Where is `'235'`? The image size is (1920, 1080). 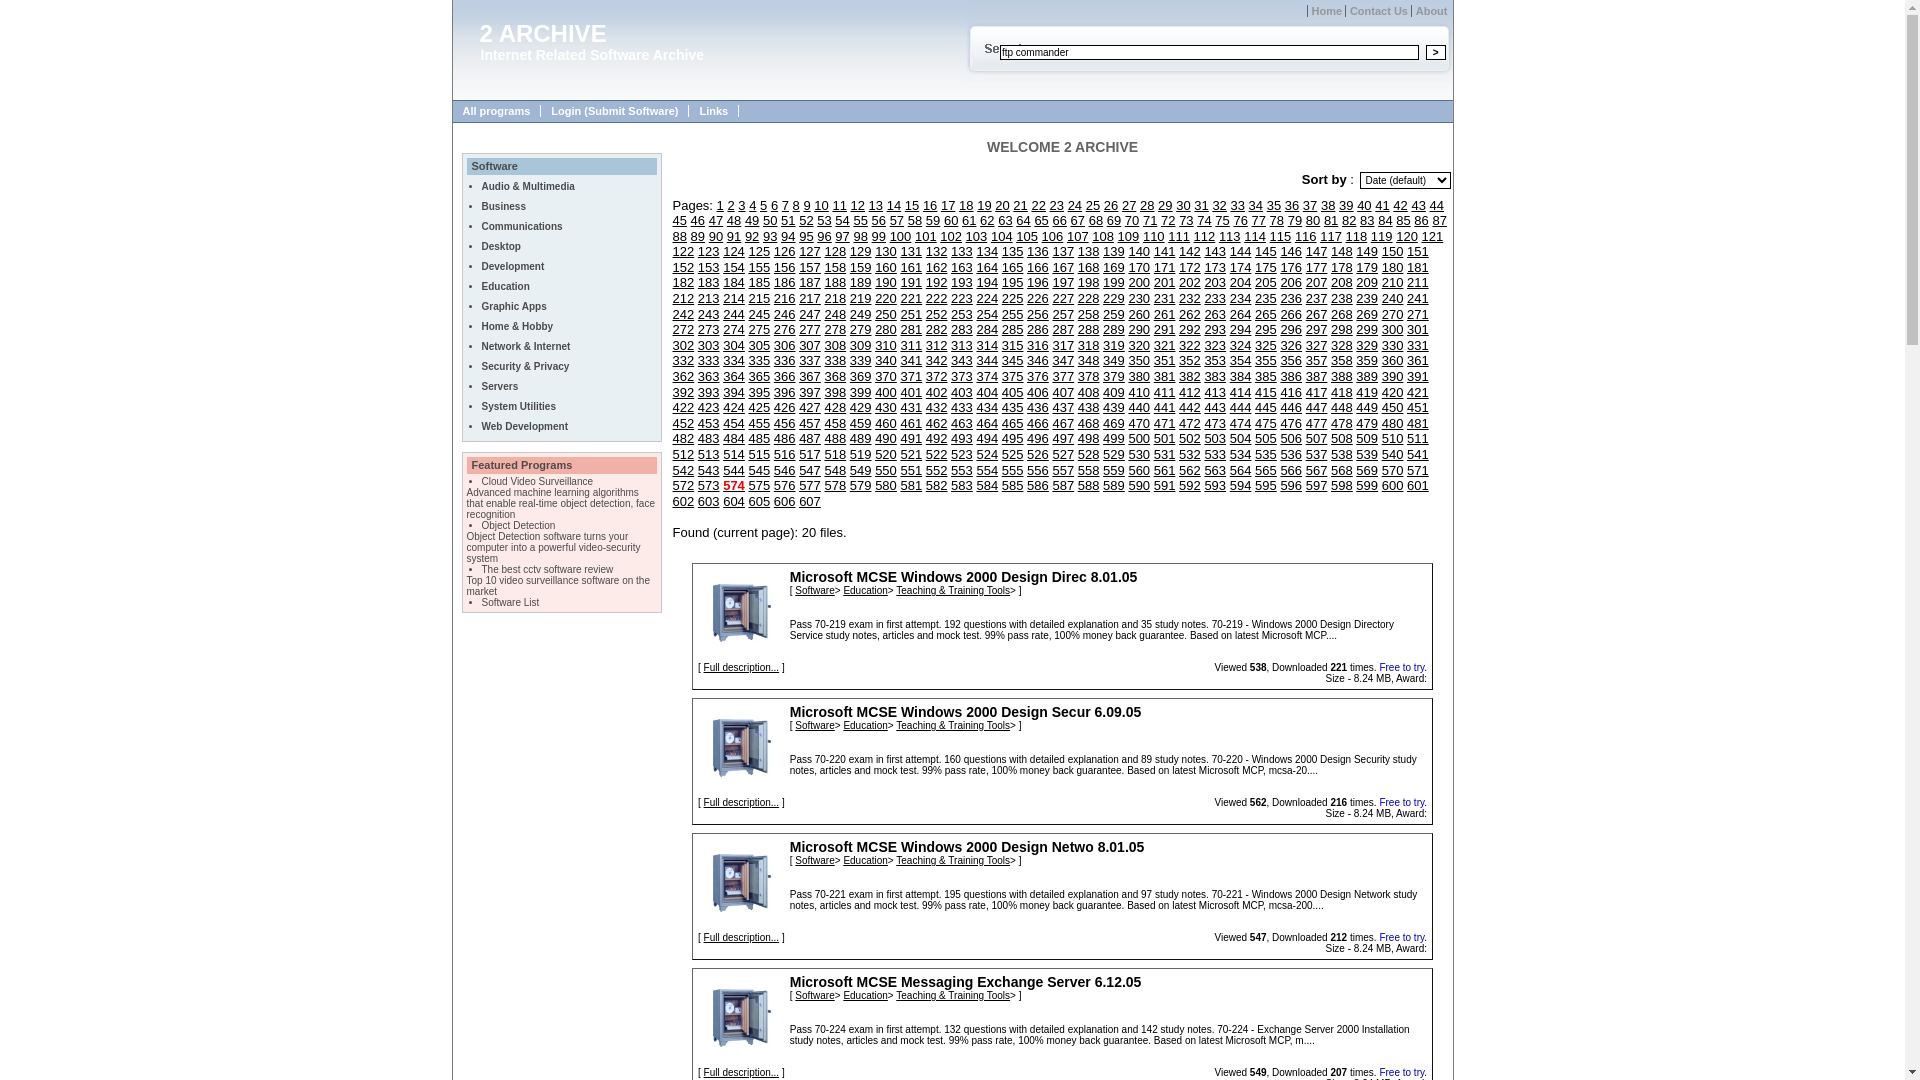 '235' is located at coordinates (1265, 298).